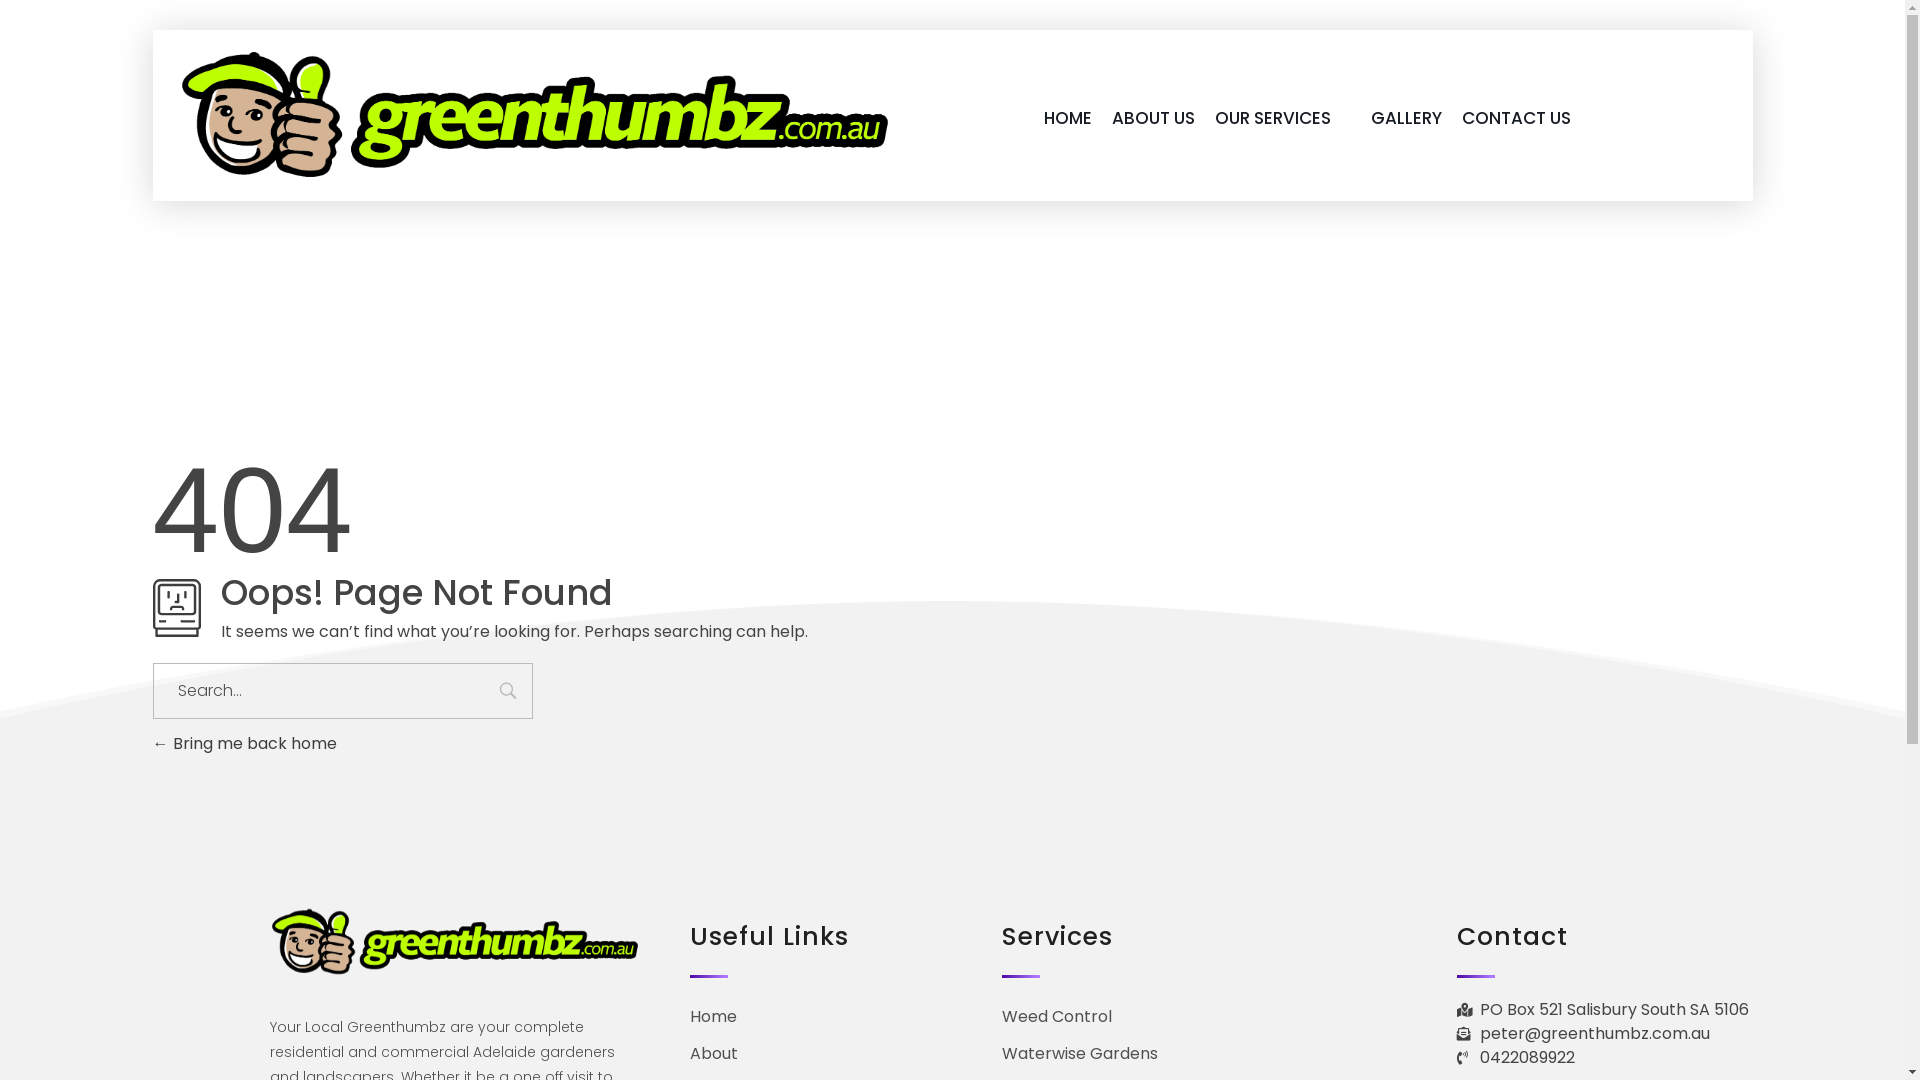  Describe the element at coordinates (1153, 118) in the screenshot. I see `'ABOUT US'` at that location.